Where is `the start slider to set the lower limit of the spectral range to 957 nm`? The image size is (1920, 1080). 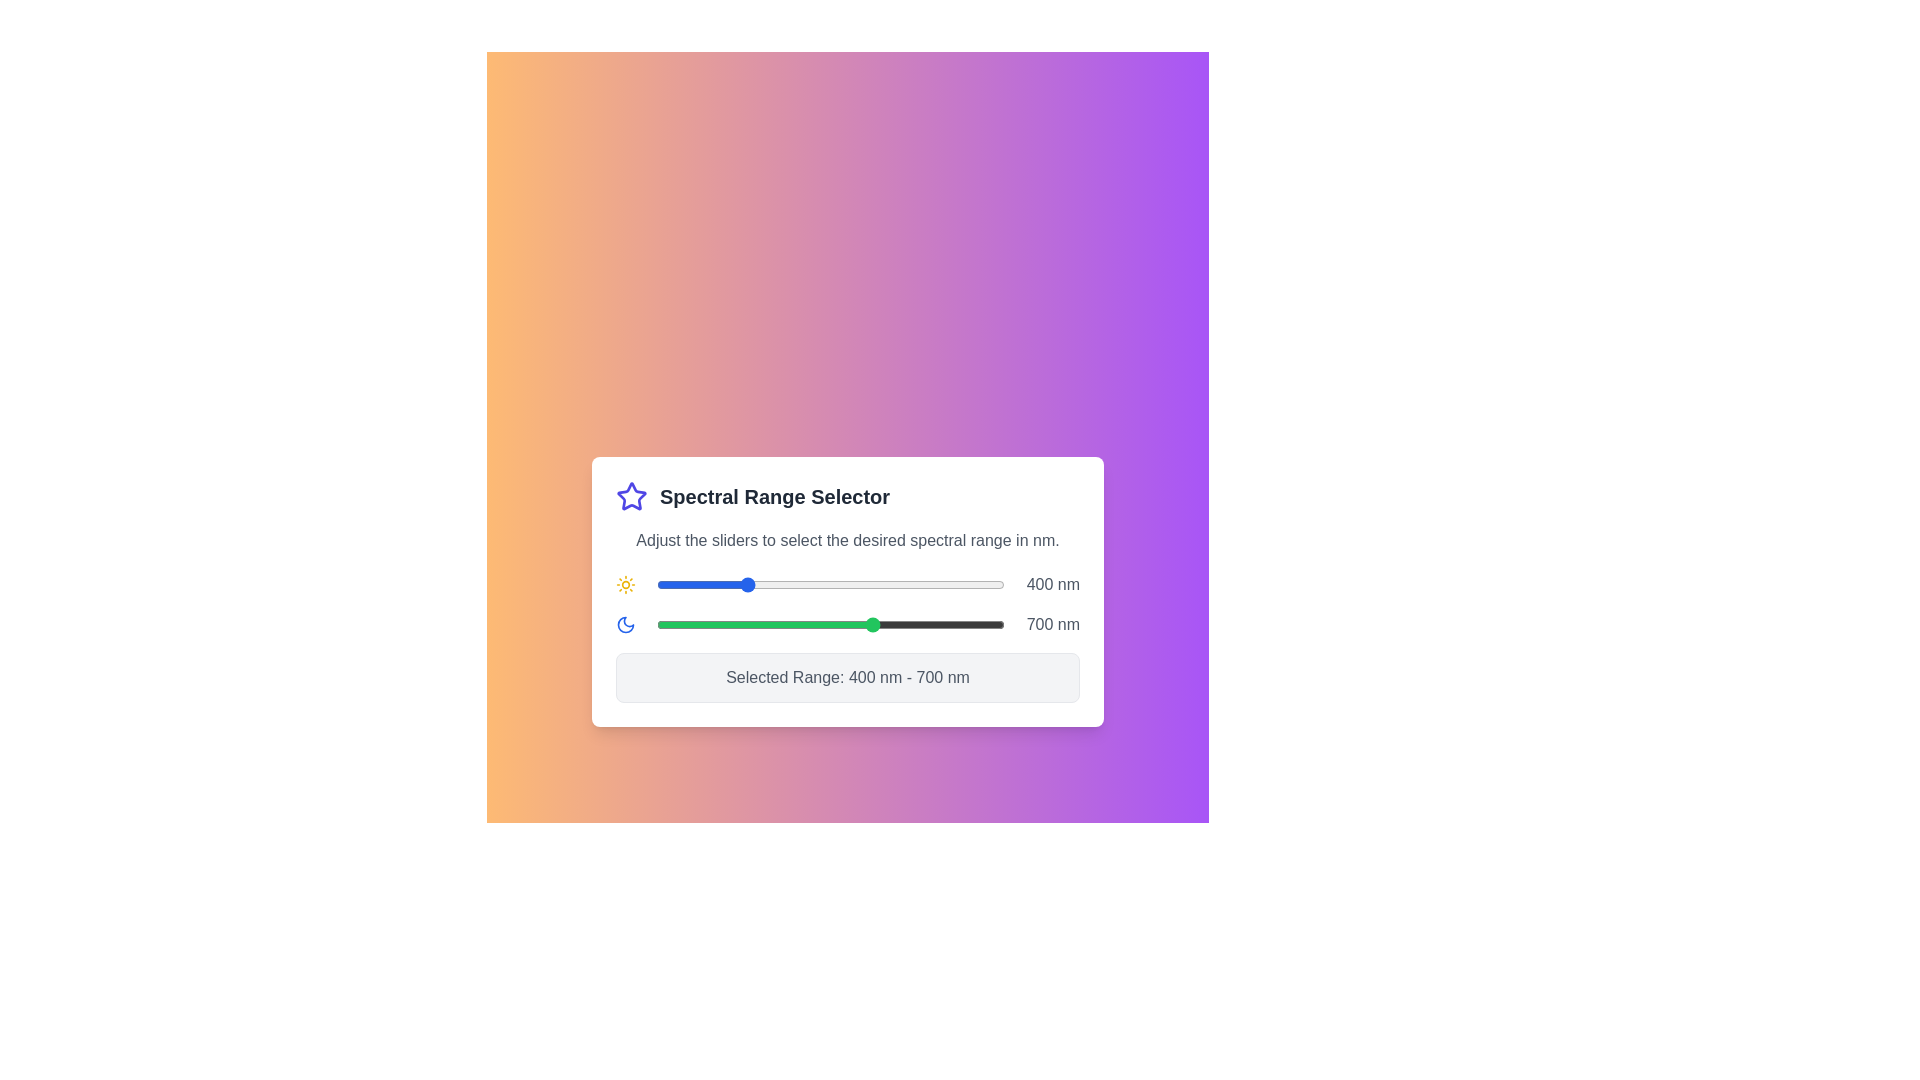 the start slider to set the lower limit of the spectral range to 957 nm is located at coordinates (986, 585).